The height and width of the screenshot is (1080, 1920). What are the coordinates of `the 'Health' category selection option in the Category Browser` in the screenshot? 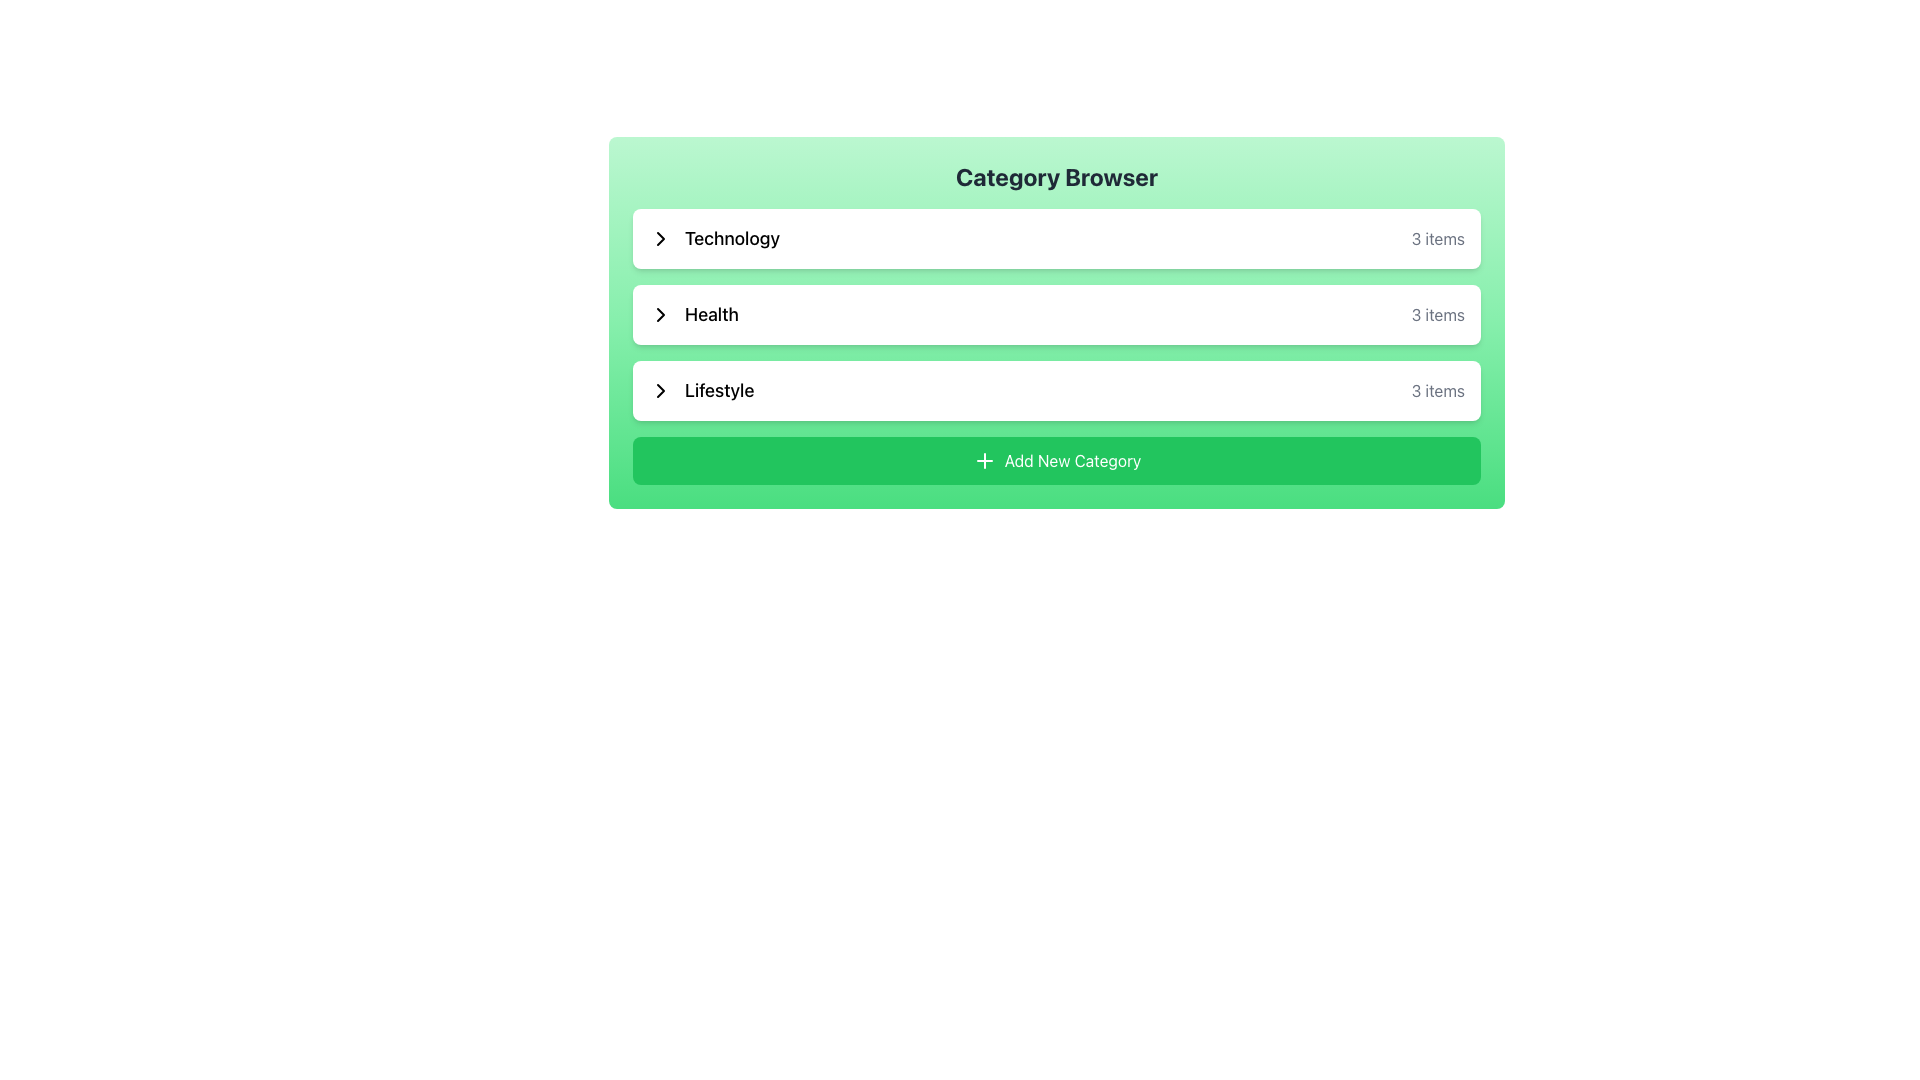 It's located at (1055, 322).